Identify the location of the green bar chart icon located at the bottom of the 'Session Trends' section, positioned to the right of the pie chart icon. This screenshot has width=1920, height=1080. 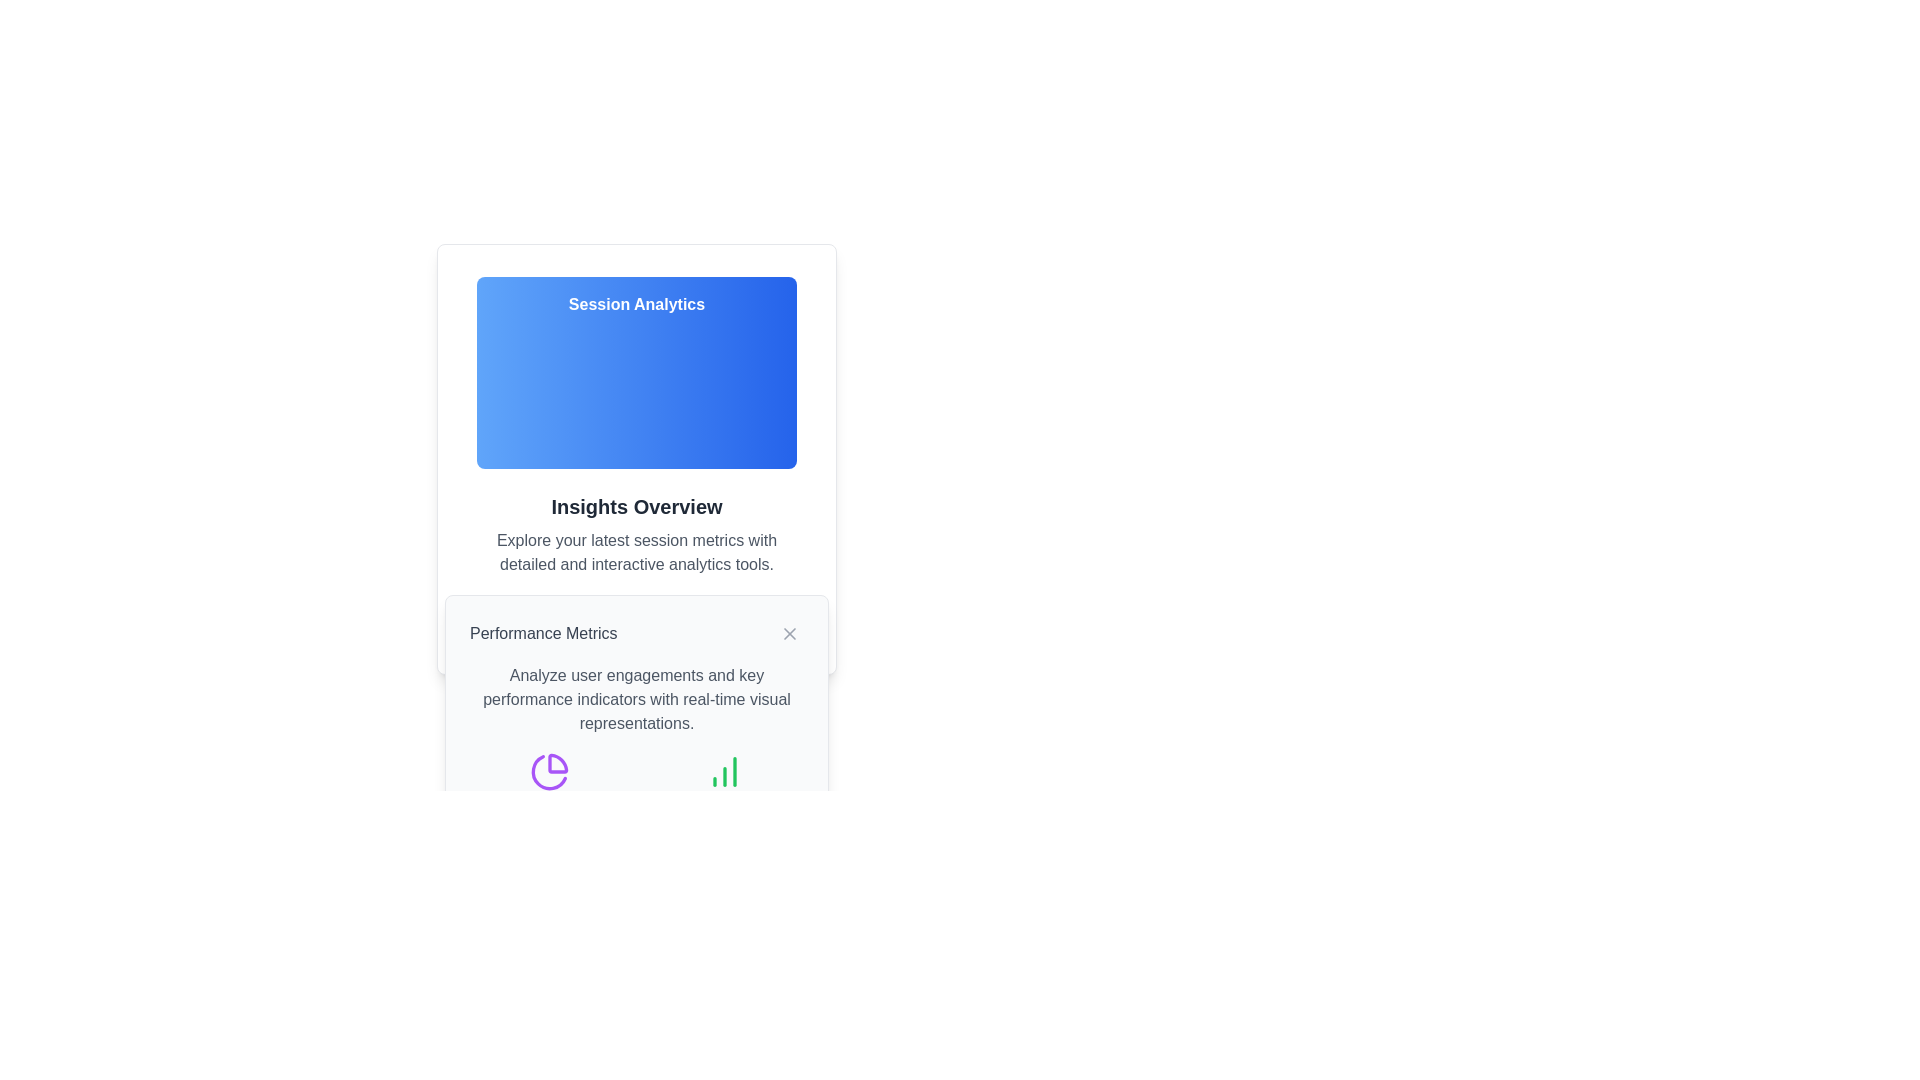
(723, 770).